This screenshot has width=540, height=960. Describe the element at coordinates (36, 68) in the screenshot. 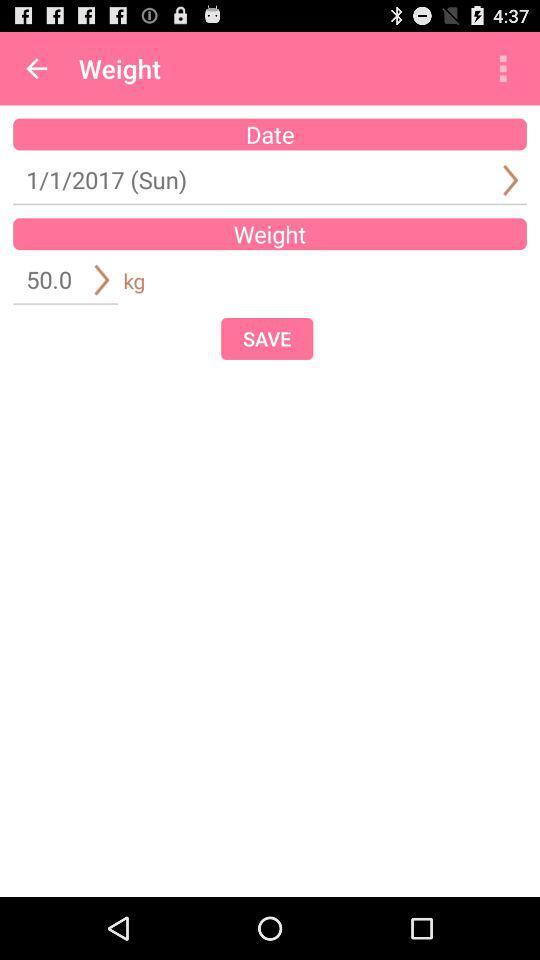

I see `item next to the weight app` at that location.